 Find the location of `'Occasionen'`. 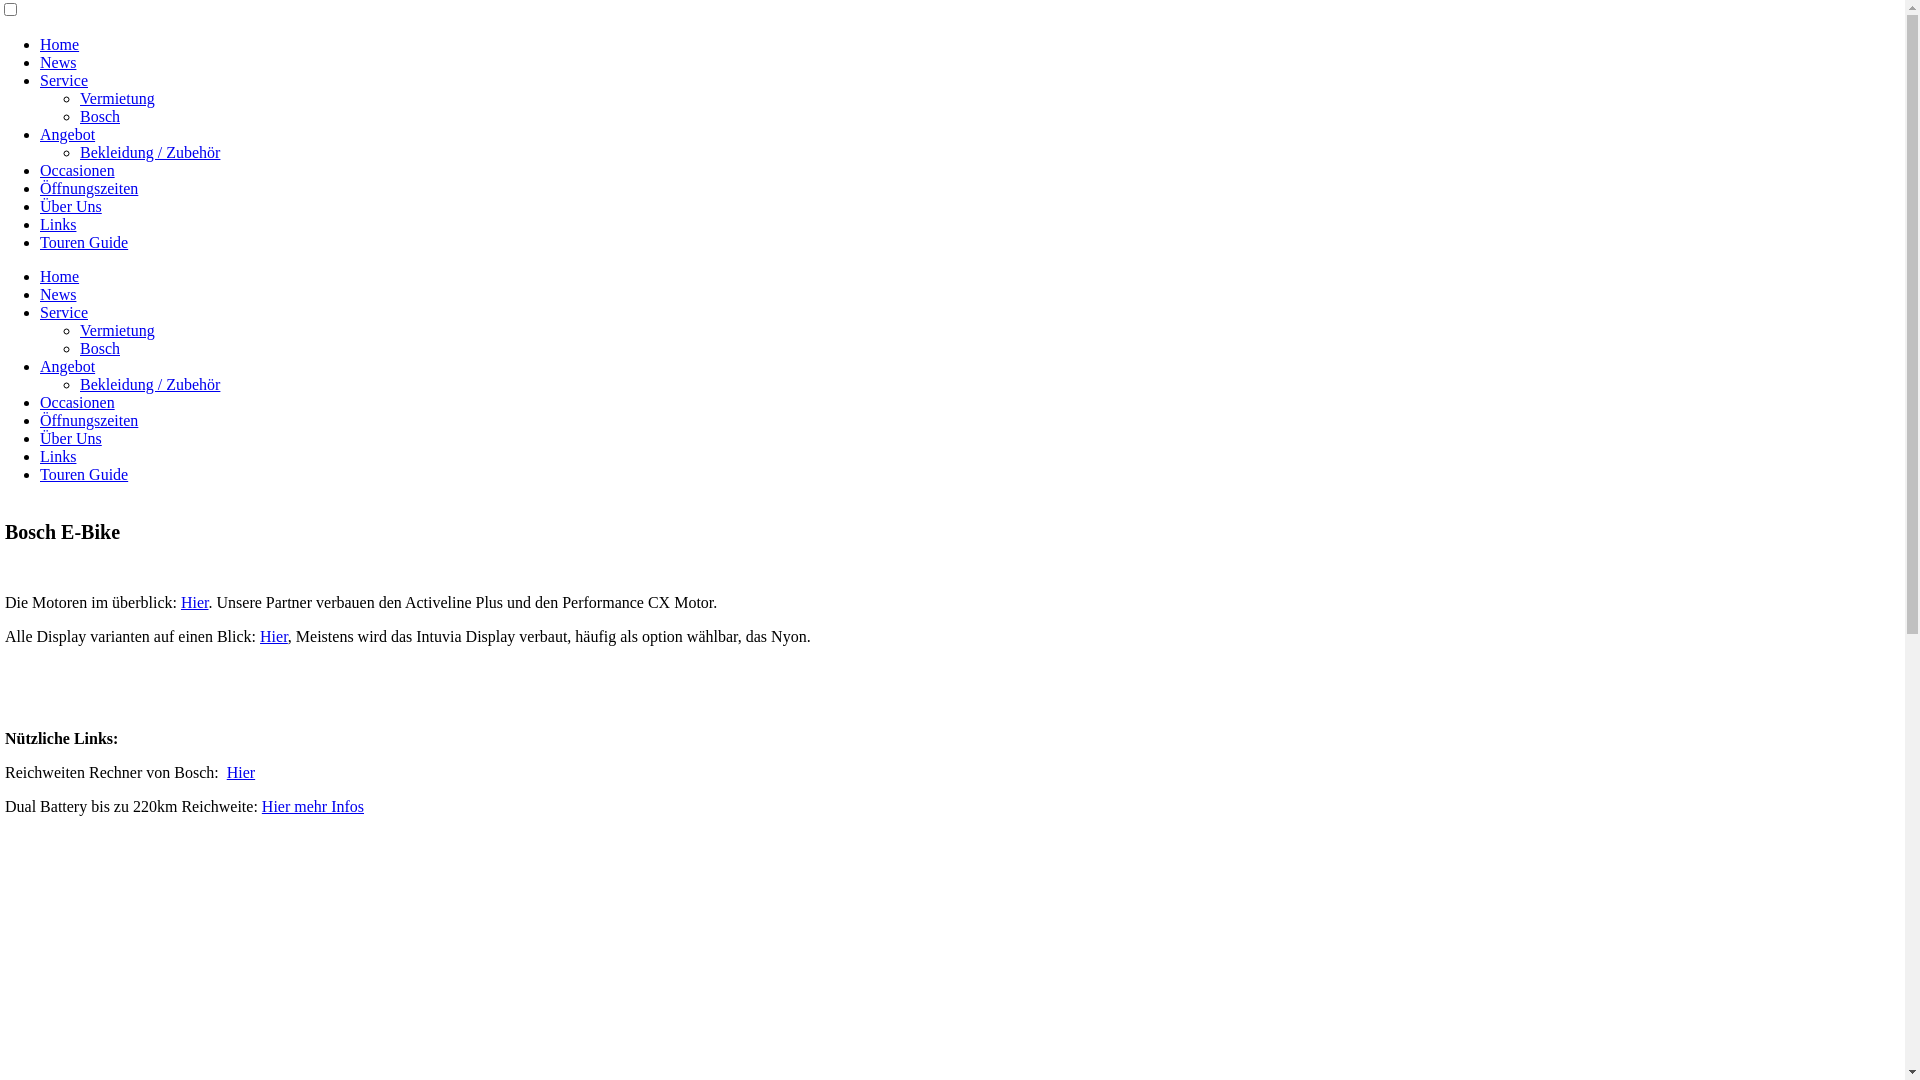

'Occasionen' is located at coordinates (77, 402).